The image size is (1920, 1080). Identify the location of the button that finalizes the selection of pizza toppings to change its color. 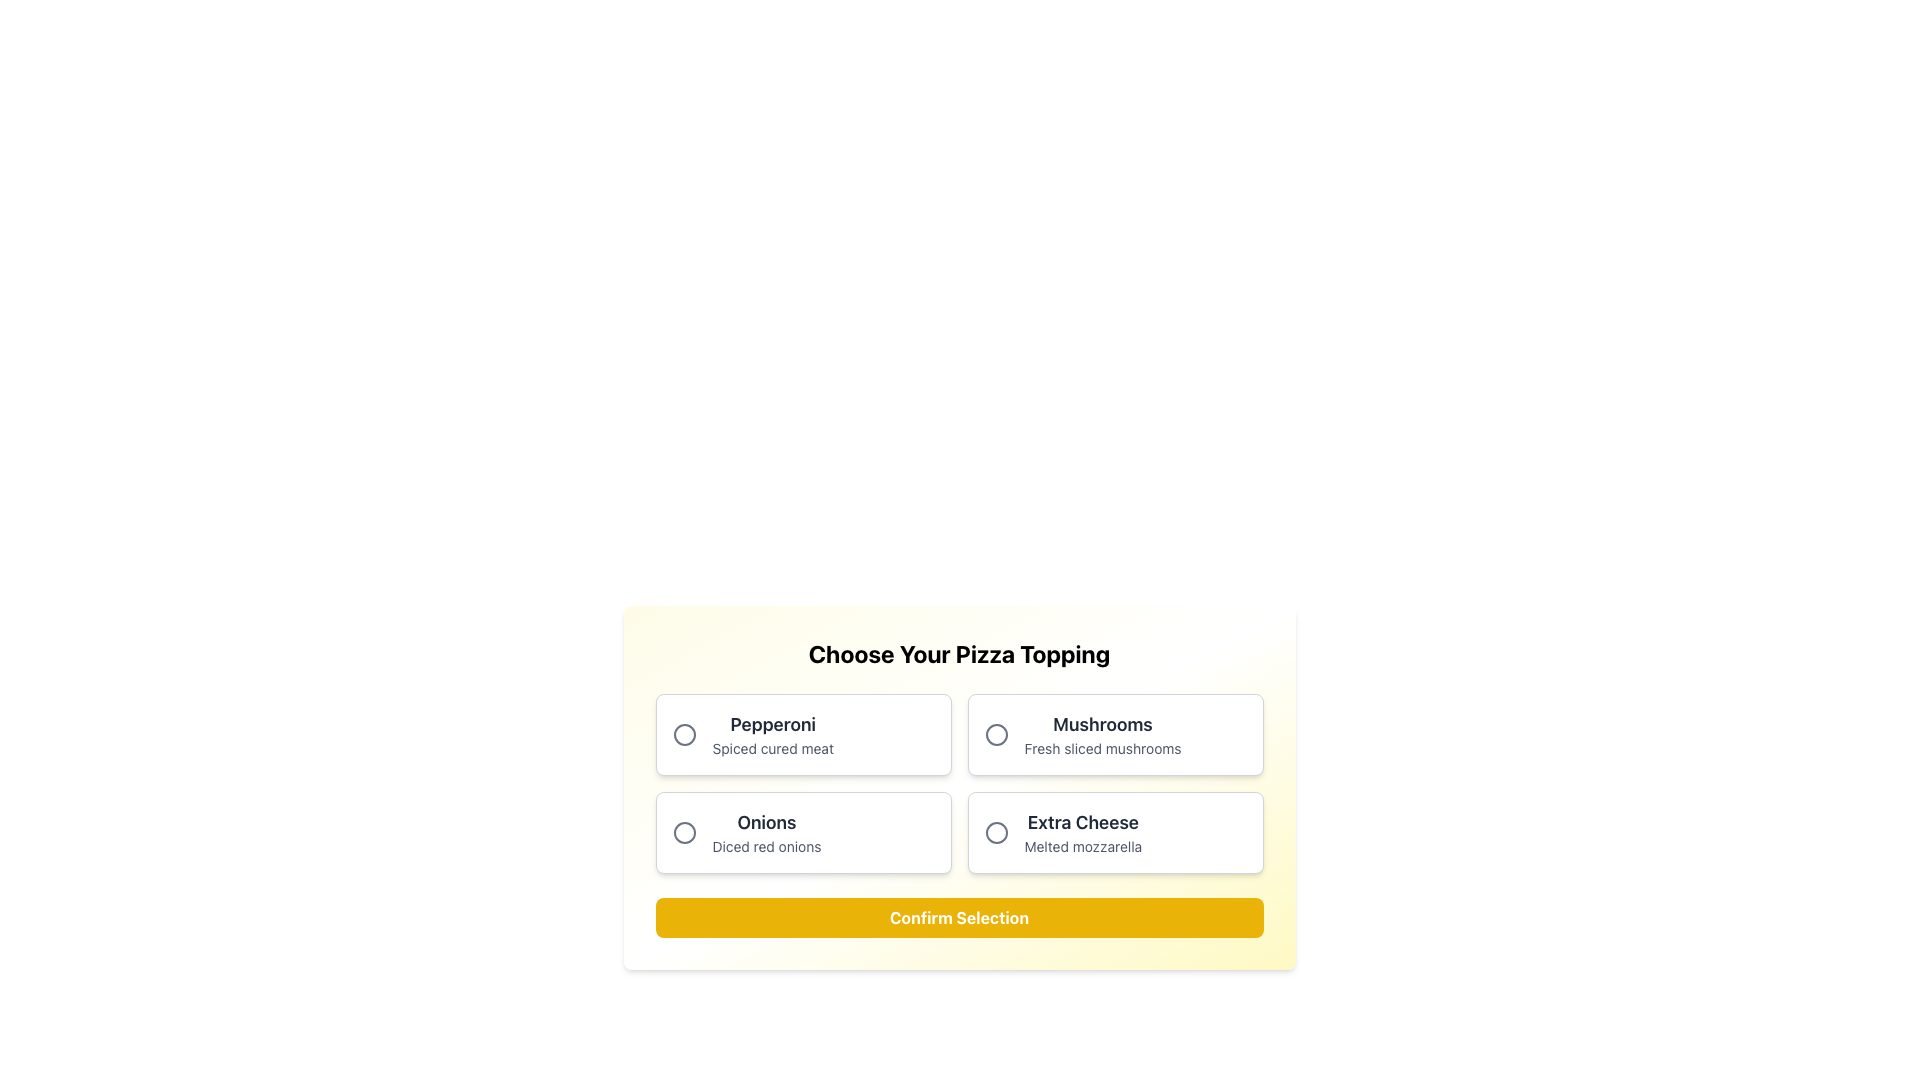
(958, 918).